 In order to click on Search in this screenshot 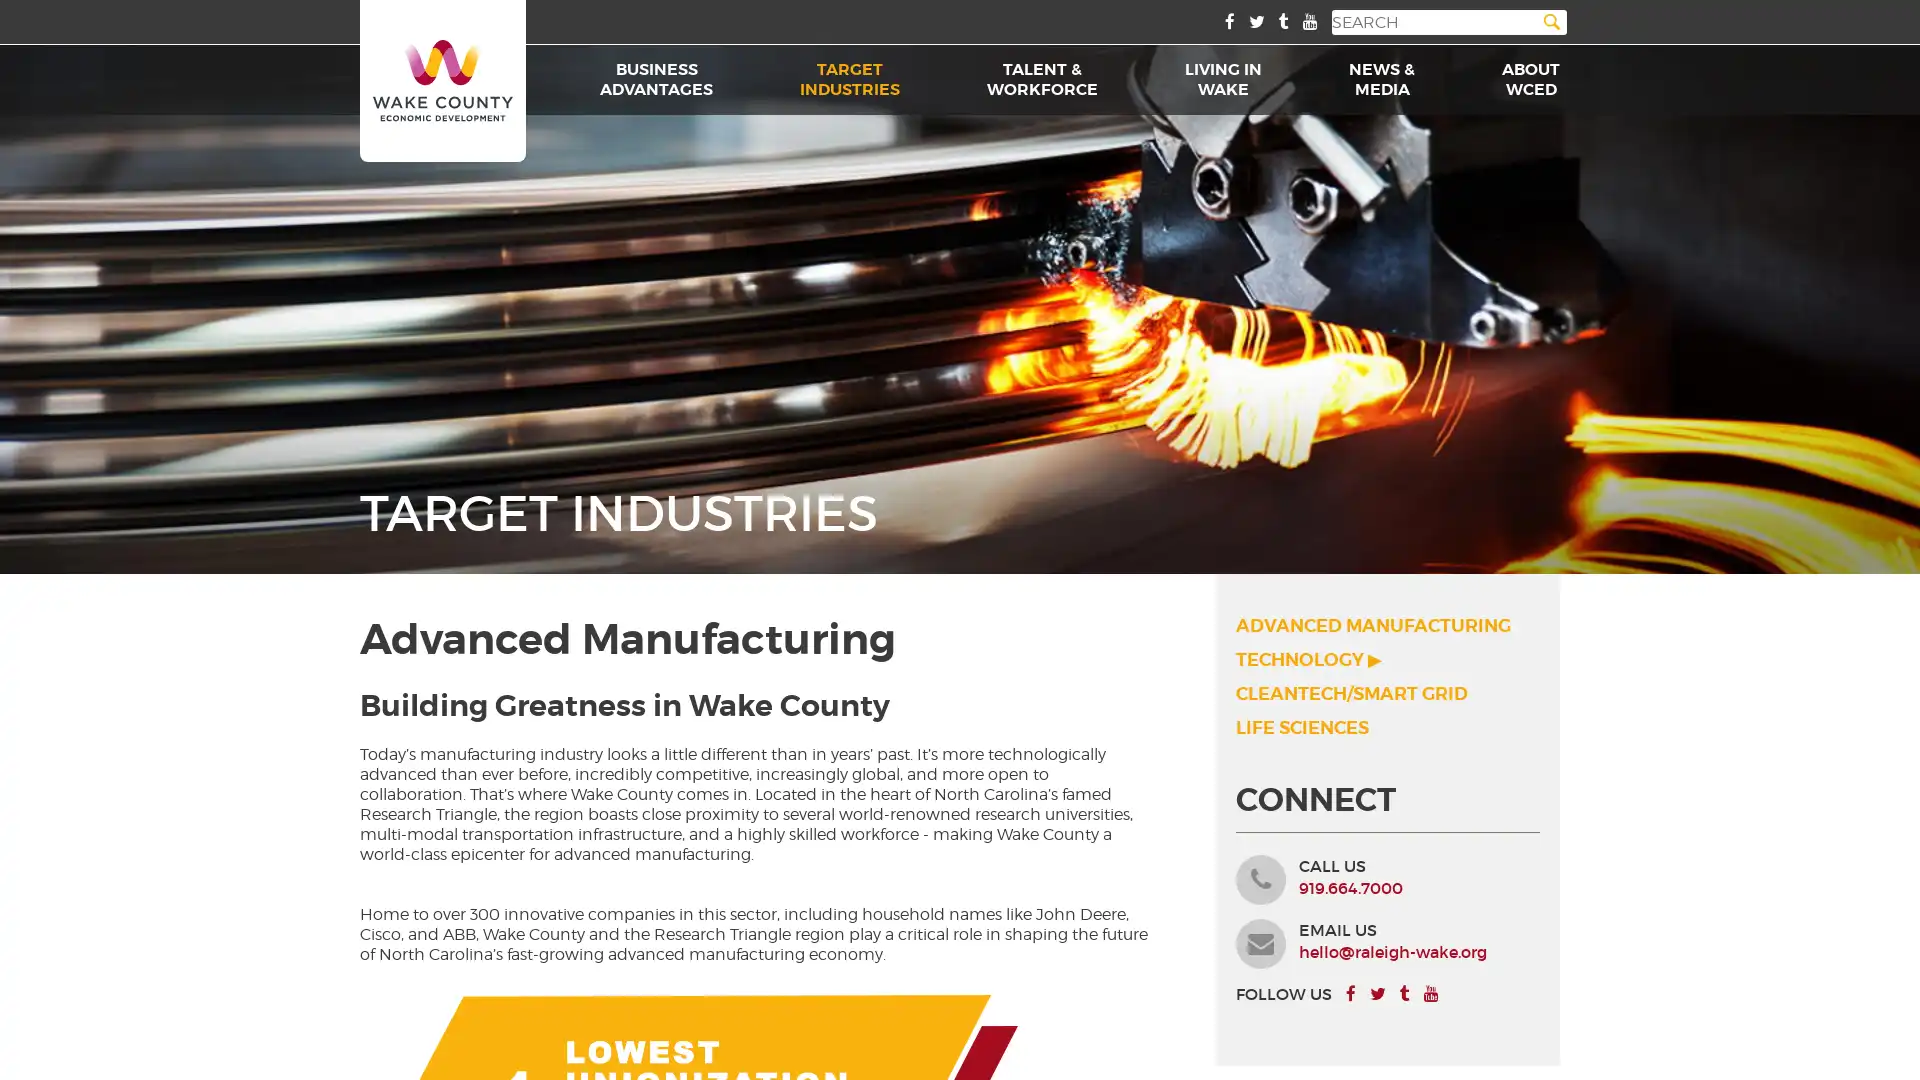, I will do `click(1550, 22)`.